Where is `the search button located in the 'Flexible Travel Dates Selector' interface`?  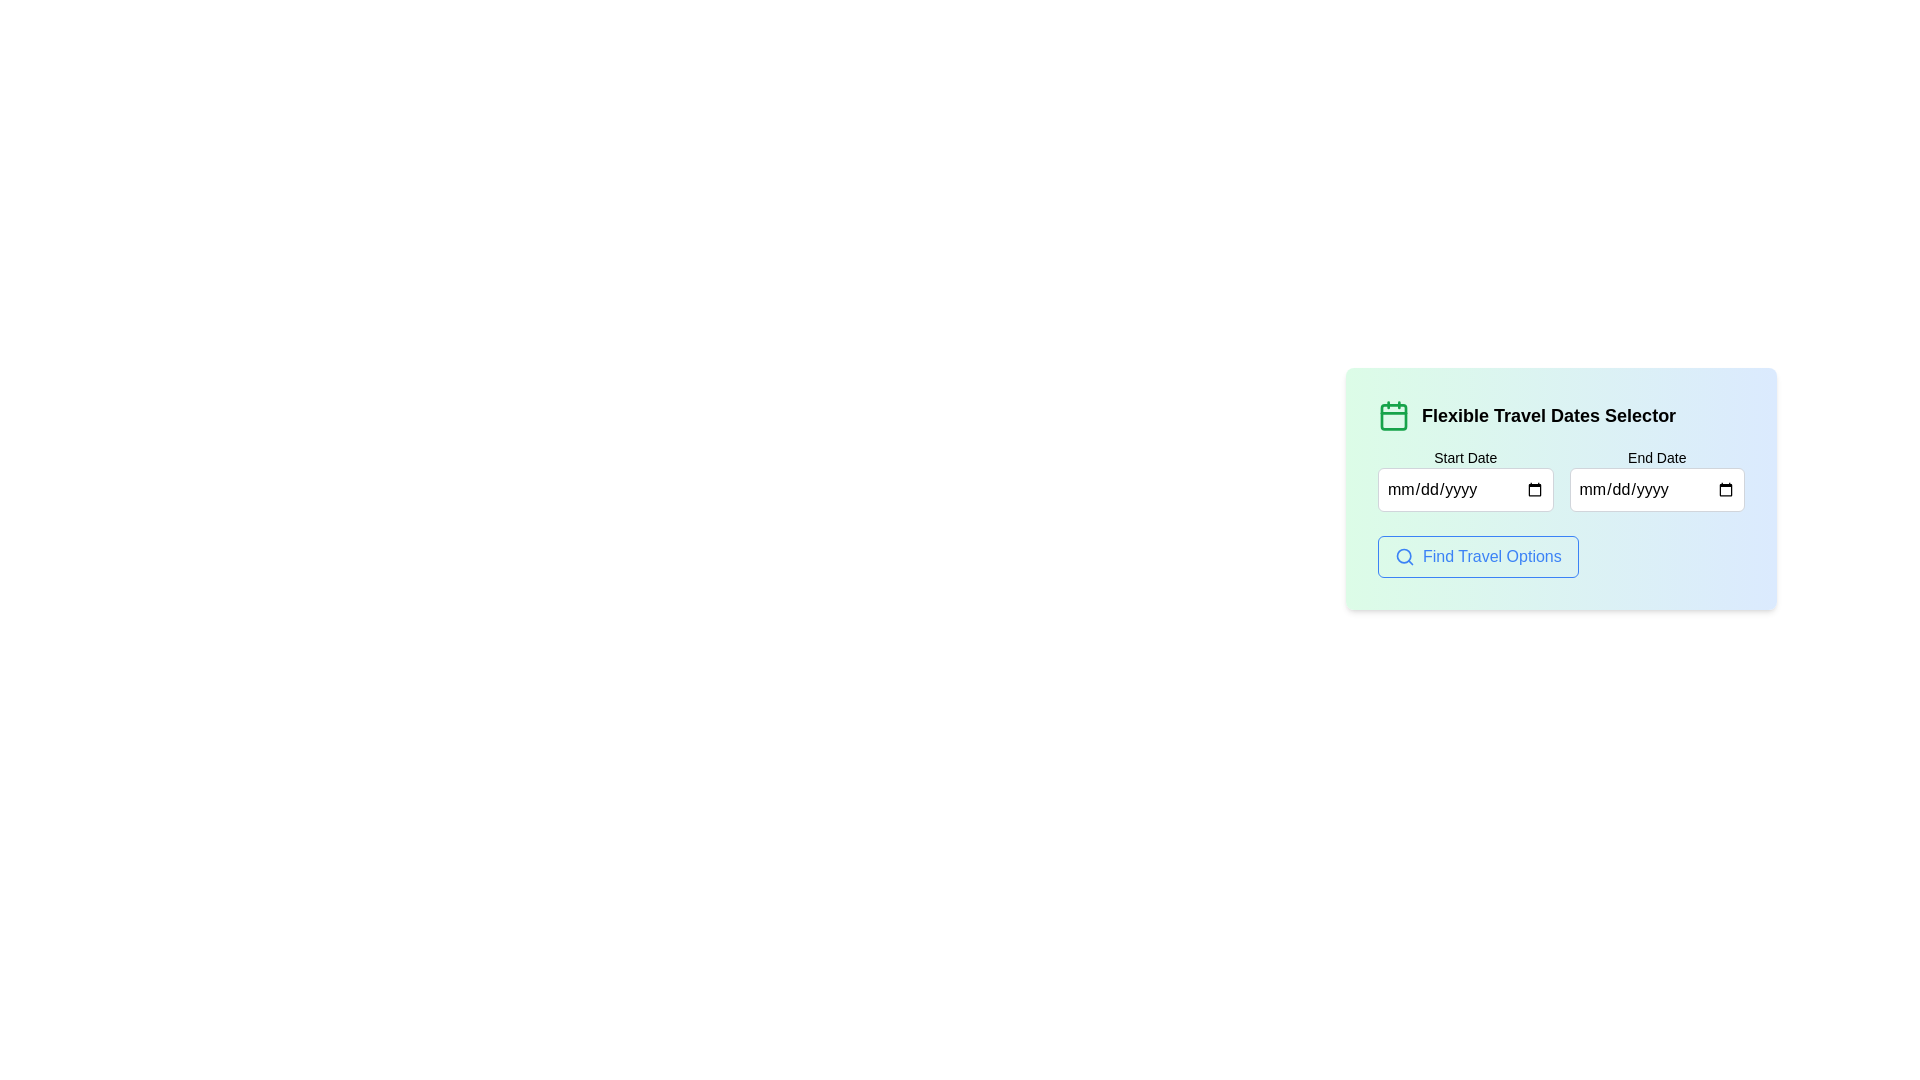 the search button located in the 'Flexible Travel Dates Selector' interface is located at coordinates (1478, 556).